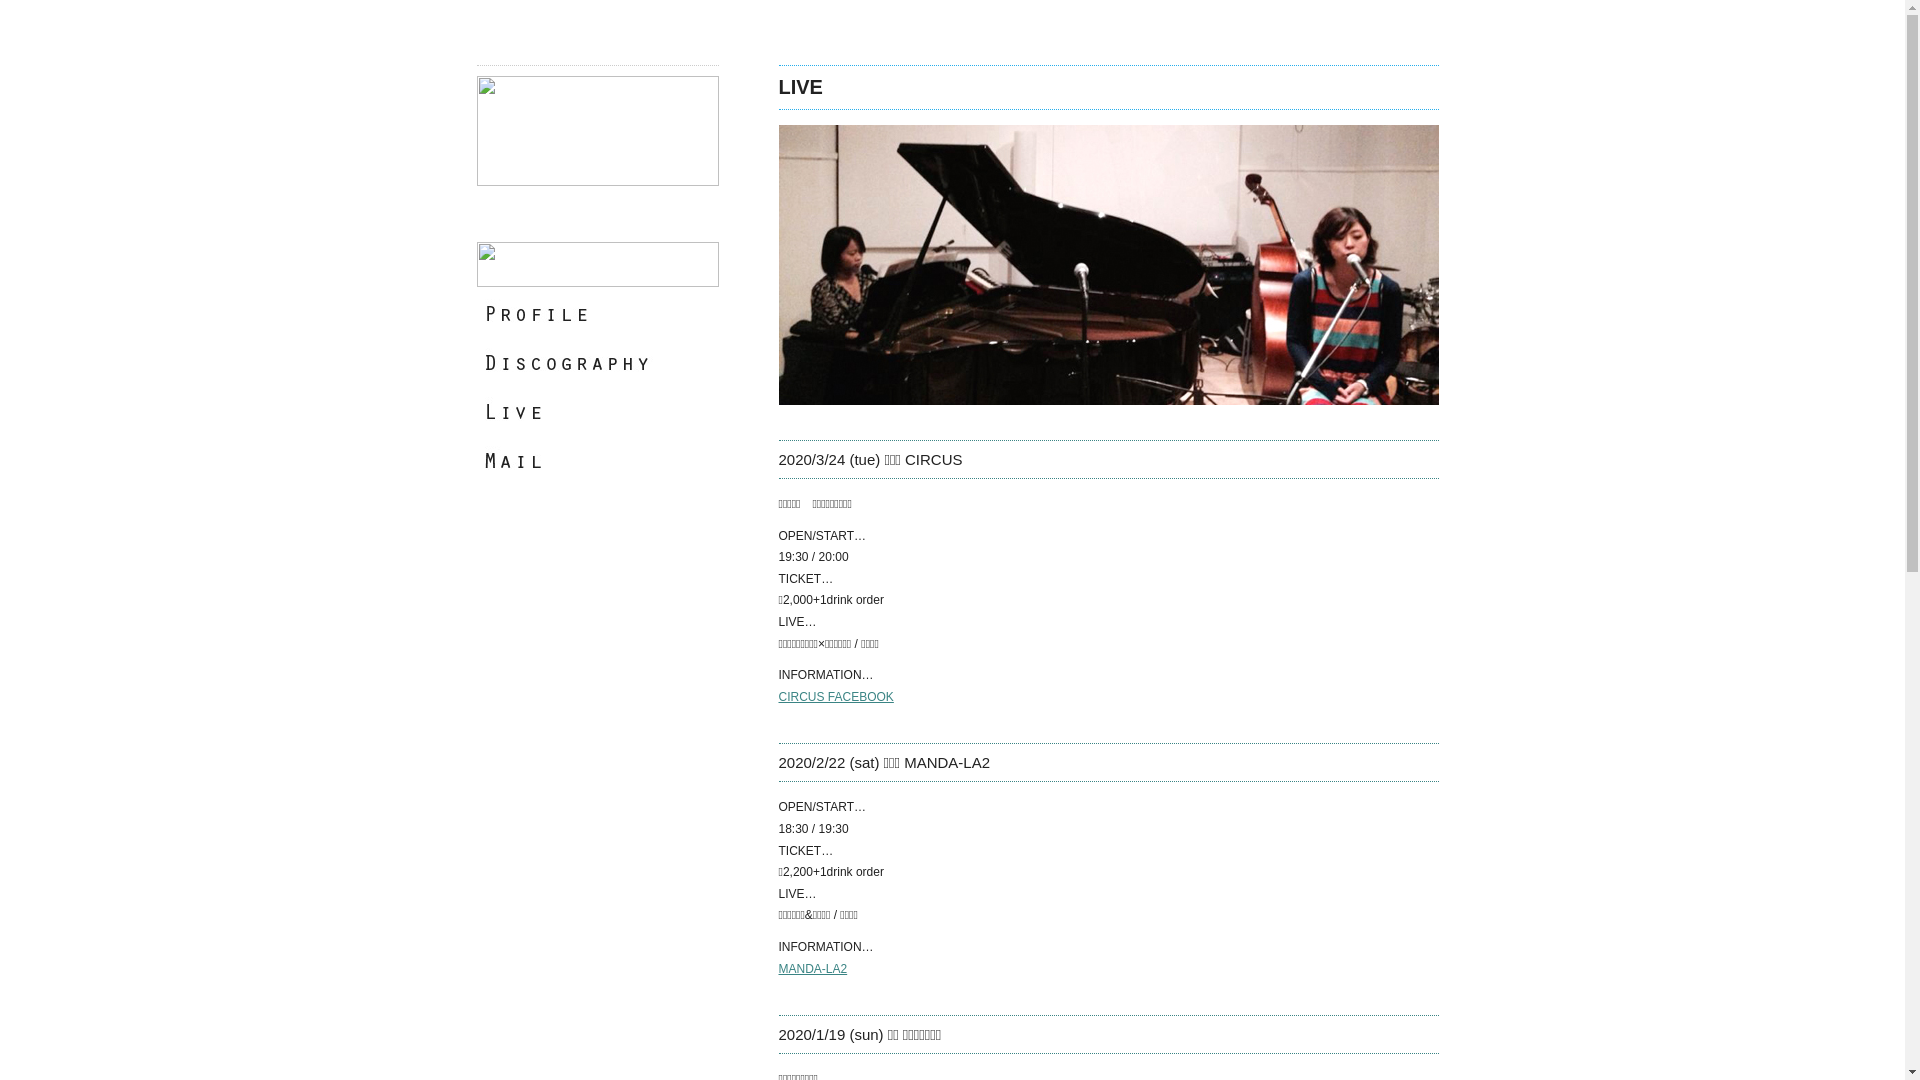 The width and height of the screenshot is (1920, 1080). I want to click on 'CIRCUS FACEBOOK', so click(835, 696).